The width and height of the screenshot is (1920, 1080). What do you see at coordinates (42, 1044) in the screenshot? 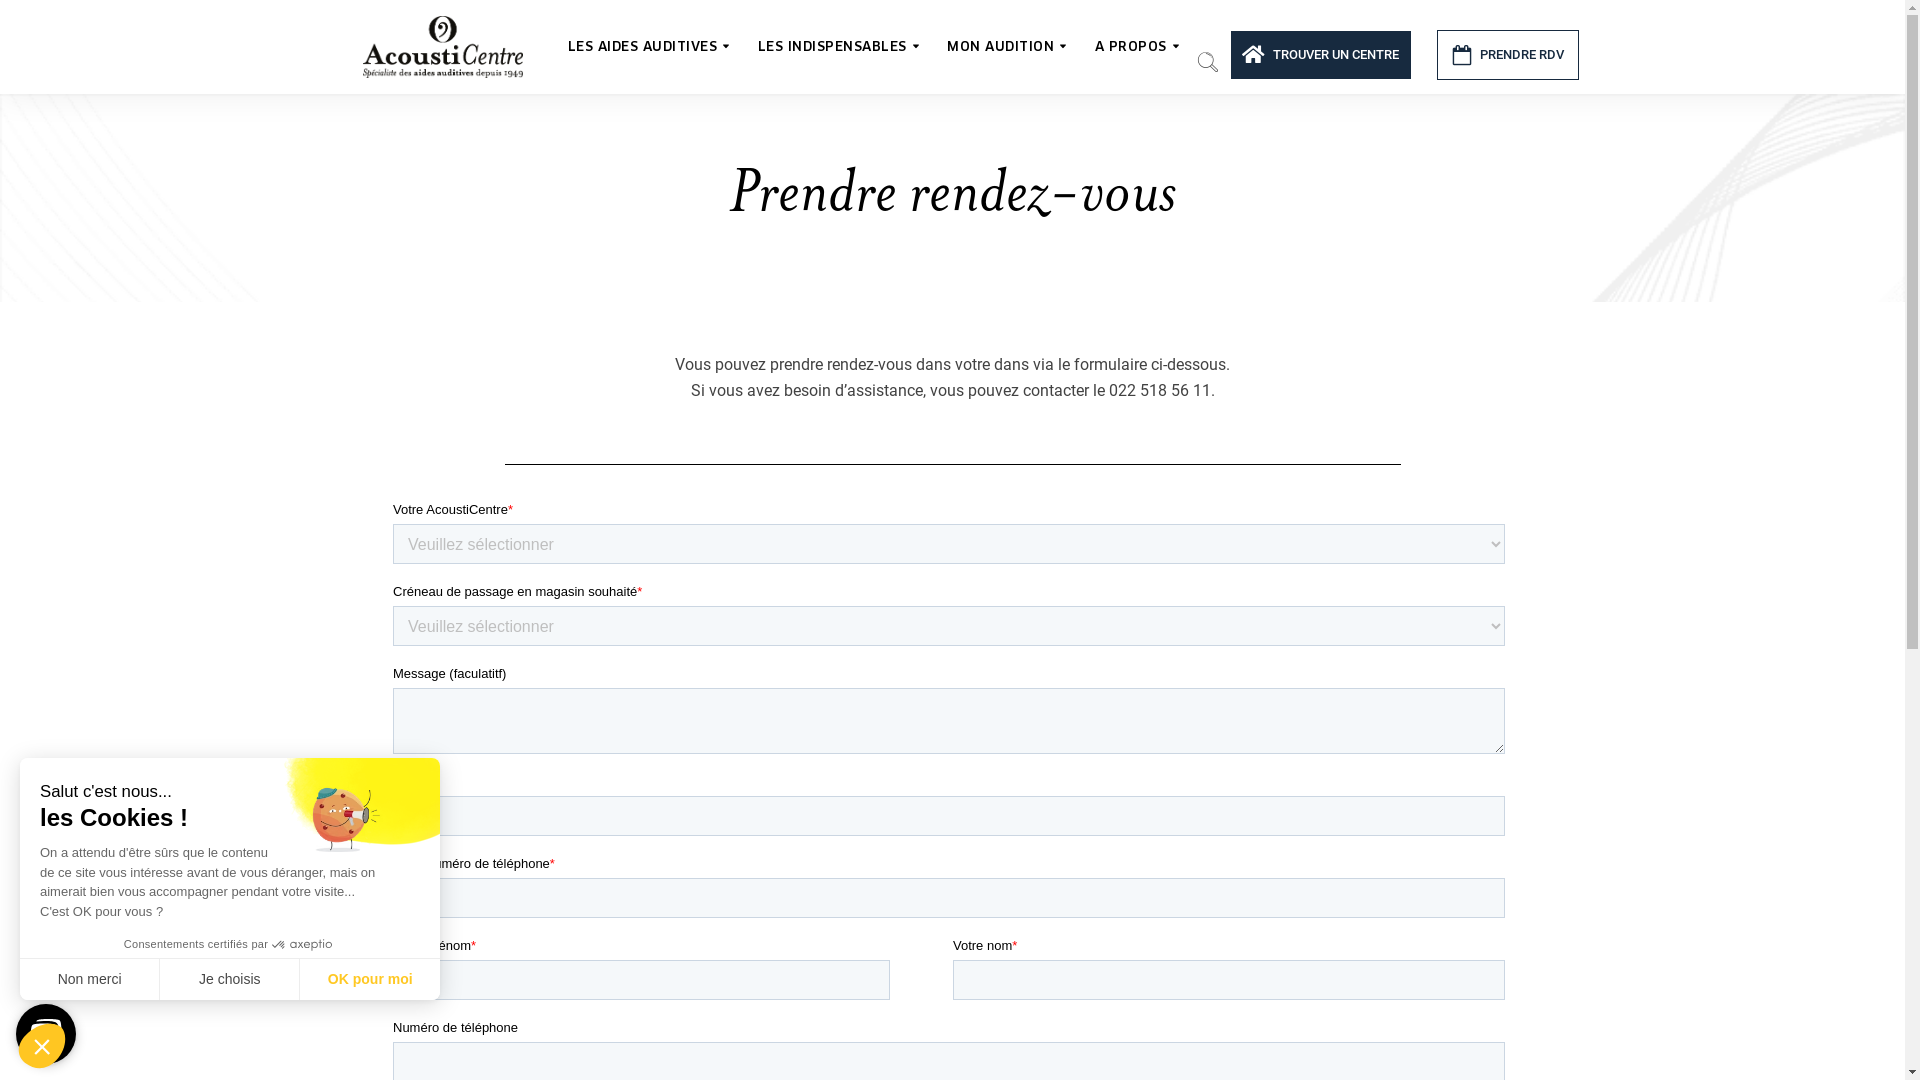
I see `'Fermer le widget sans consentement'` at bounding box center [42, 1044].